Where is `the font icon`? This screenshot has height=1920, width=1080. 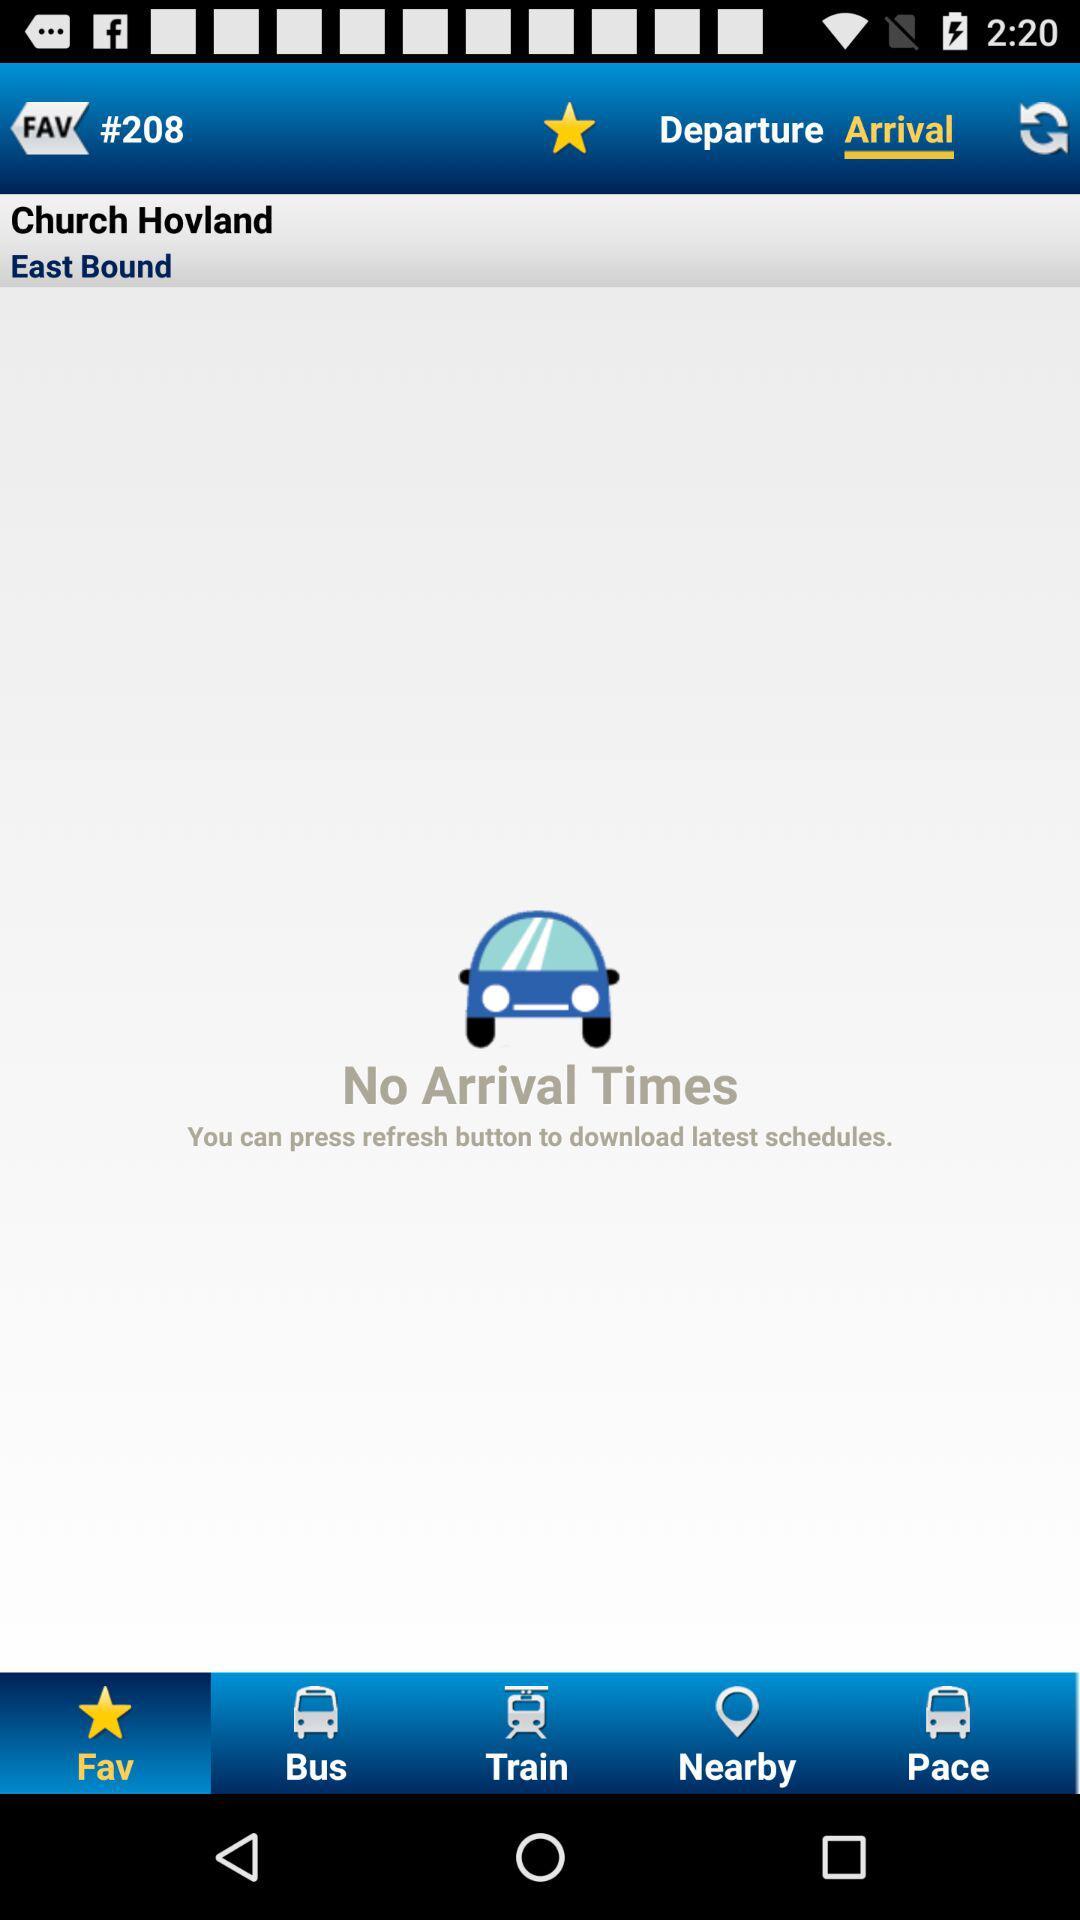
the font icon is located at coordinates (48, 136).